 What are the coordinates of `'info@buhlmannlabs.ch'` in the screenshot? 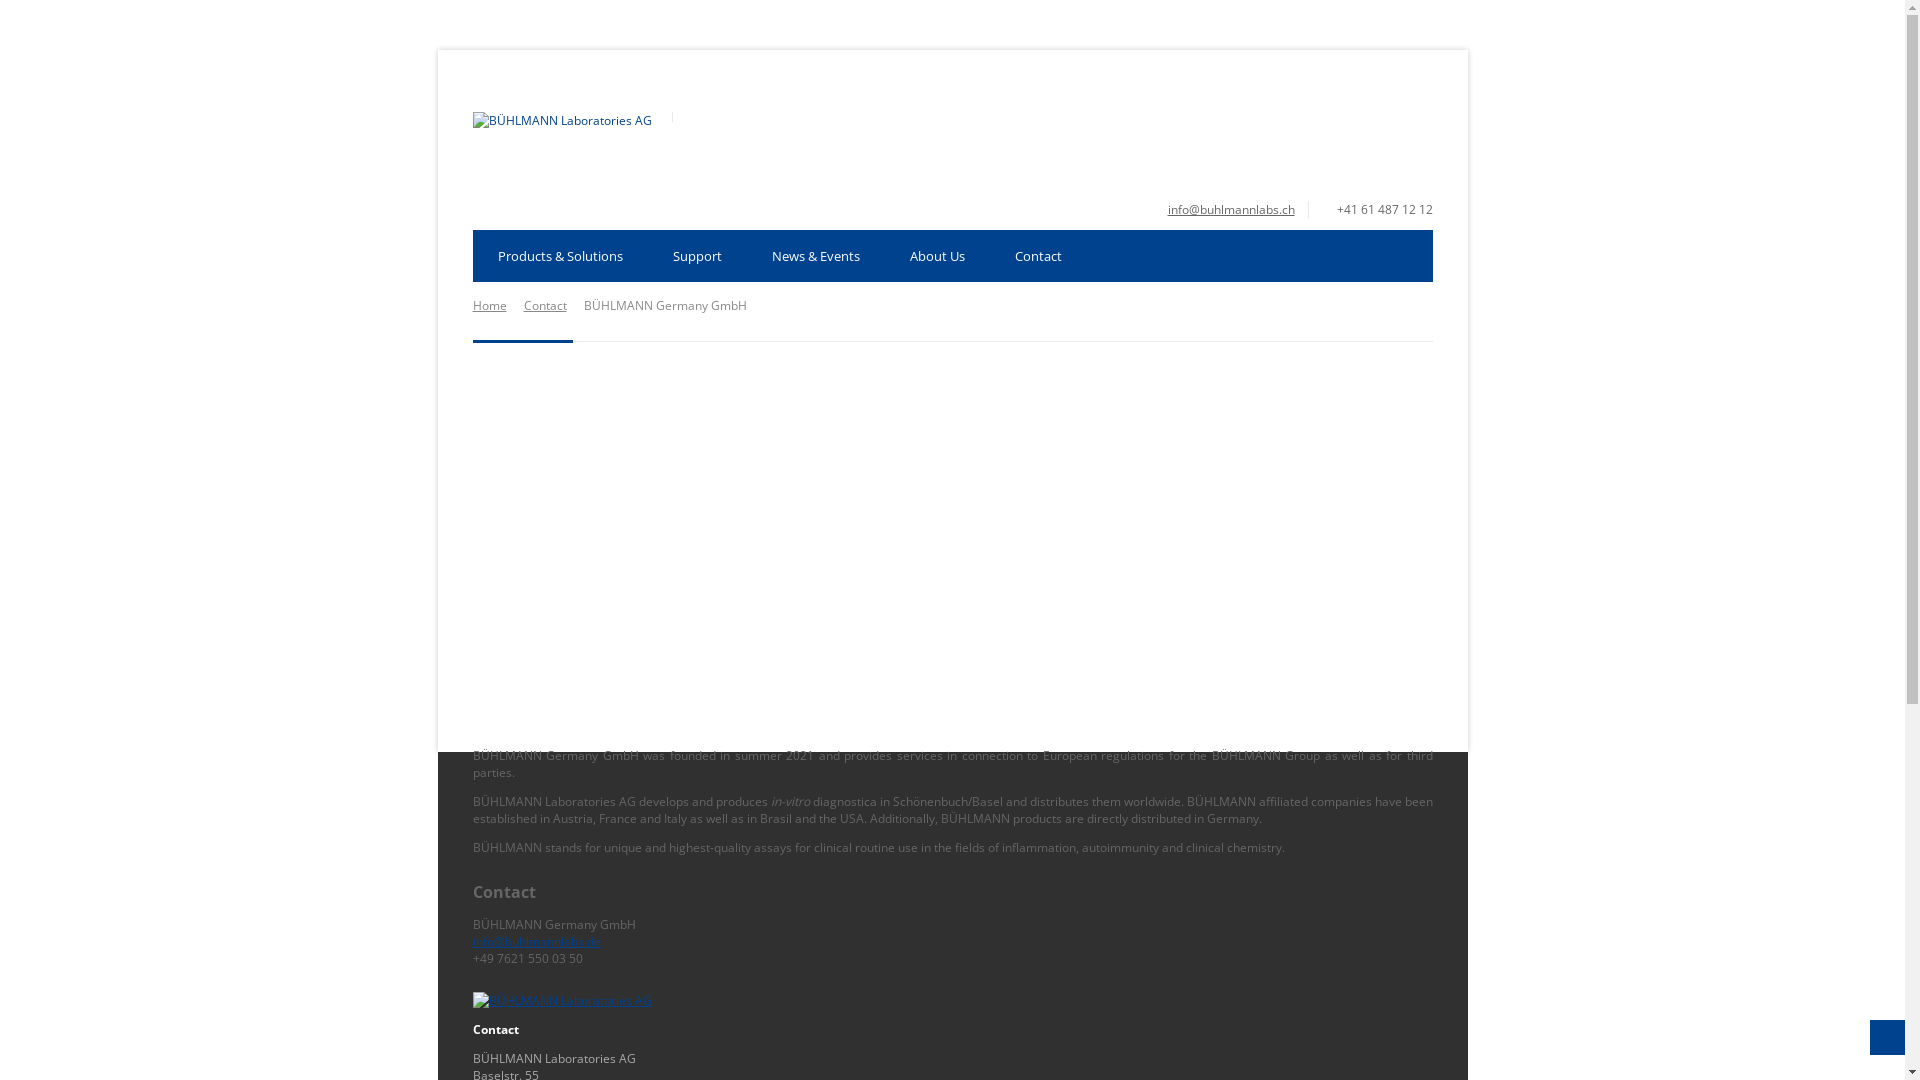 It's located at (1230, 209).